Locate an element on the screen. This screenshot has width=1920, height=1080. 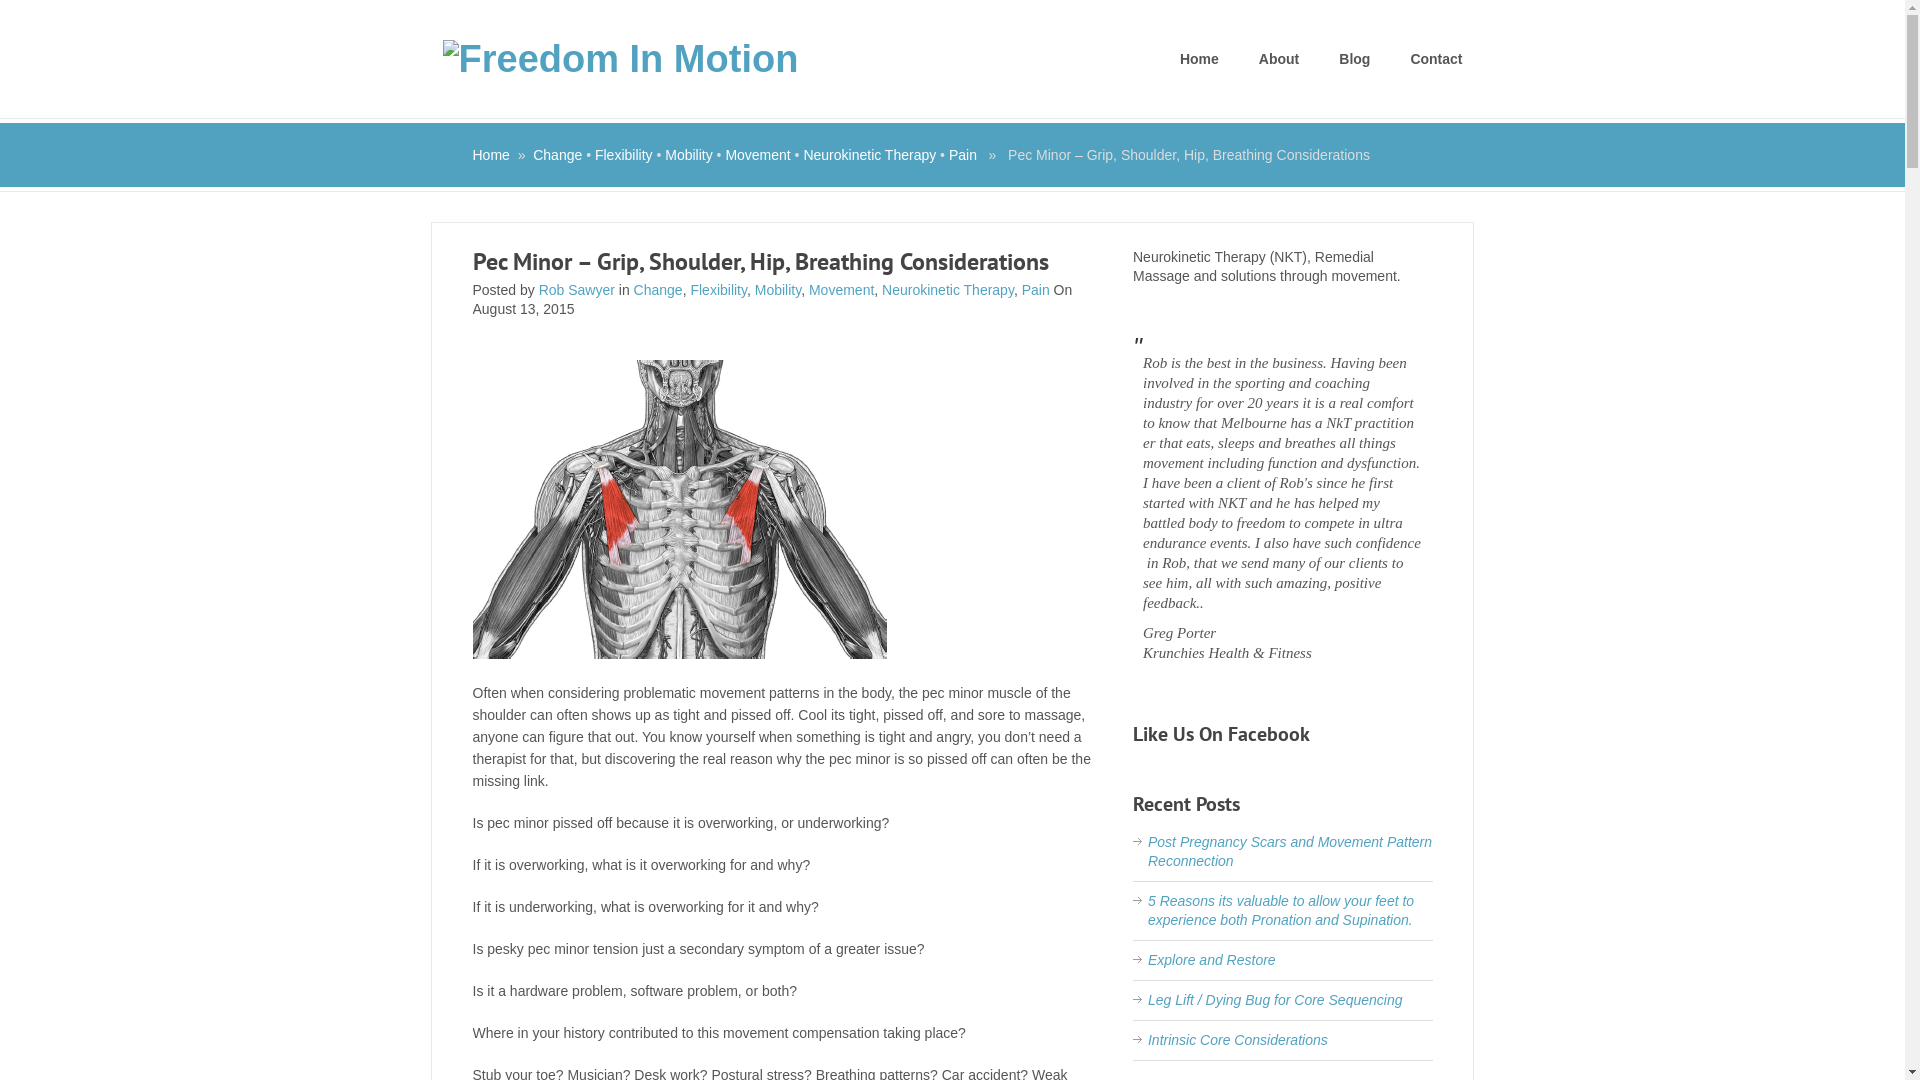
'About' is located at coordinates (1277, 58).